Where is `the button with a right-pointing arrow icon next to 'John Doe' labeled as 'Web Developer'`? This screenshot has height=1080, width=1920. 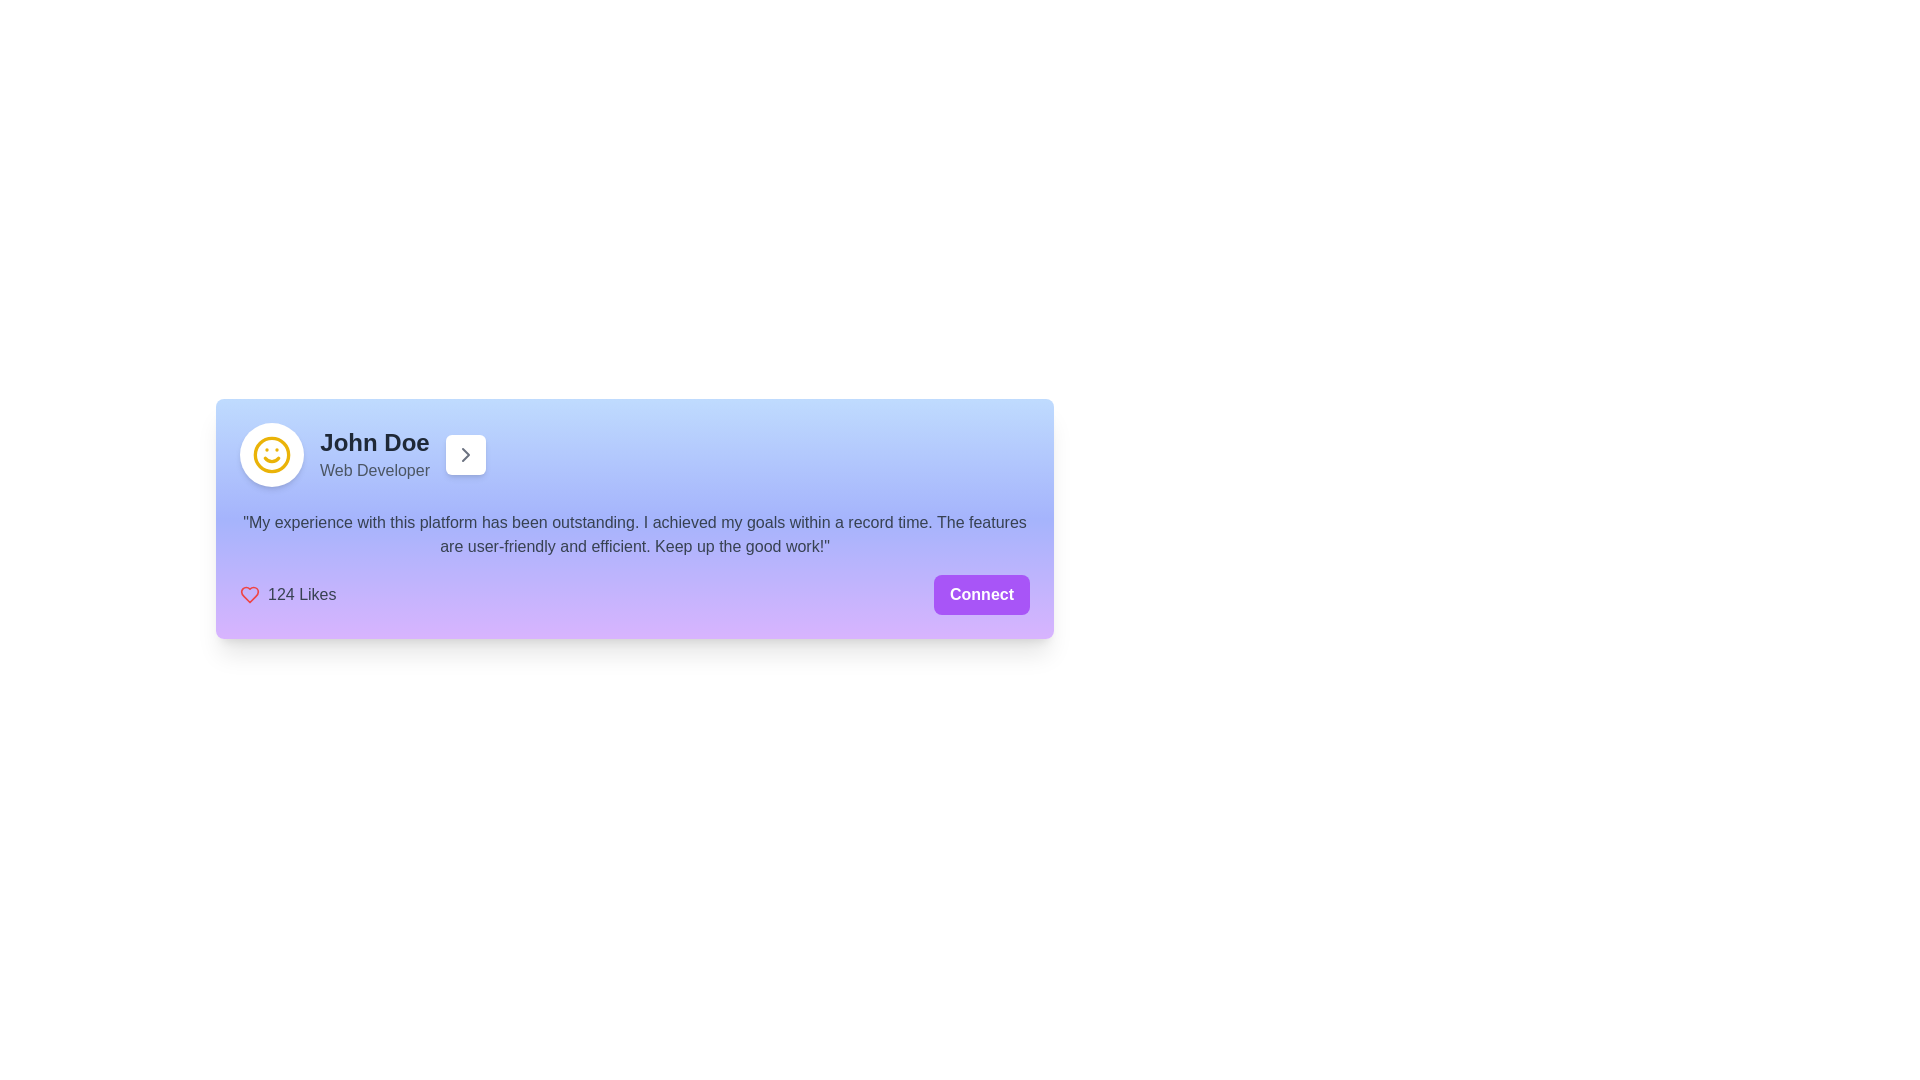
the button with a right-pointing arrow icon next to 'John Doe' labeled as 'Web Developer' is located at coordinates (464, 455).